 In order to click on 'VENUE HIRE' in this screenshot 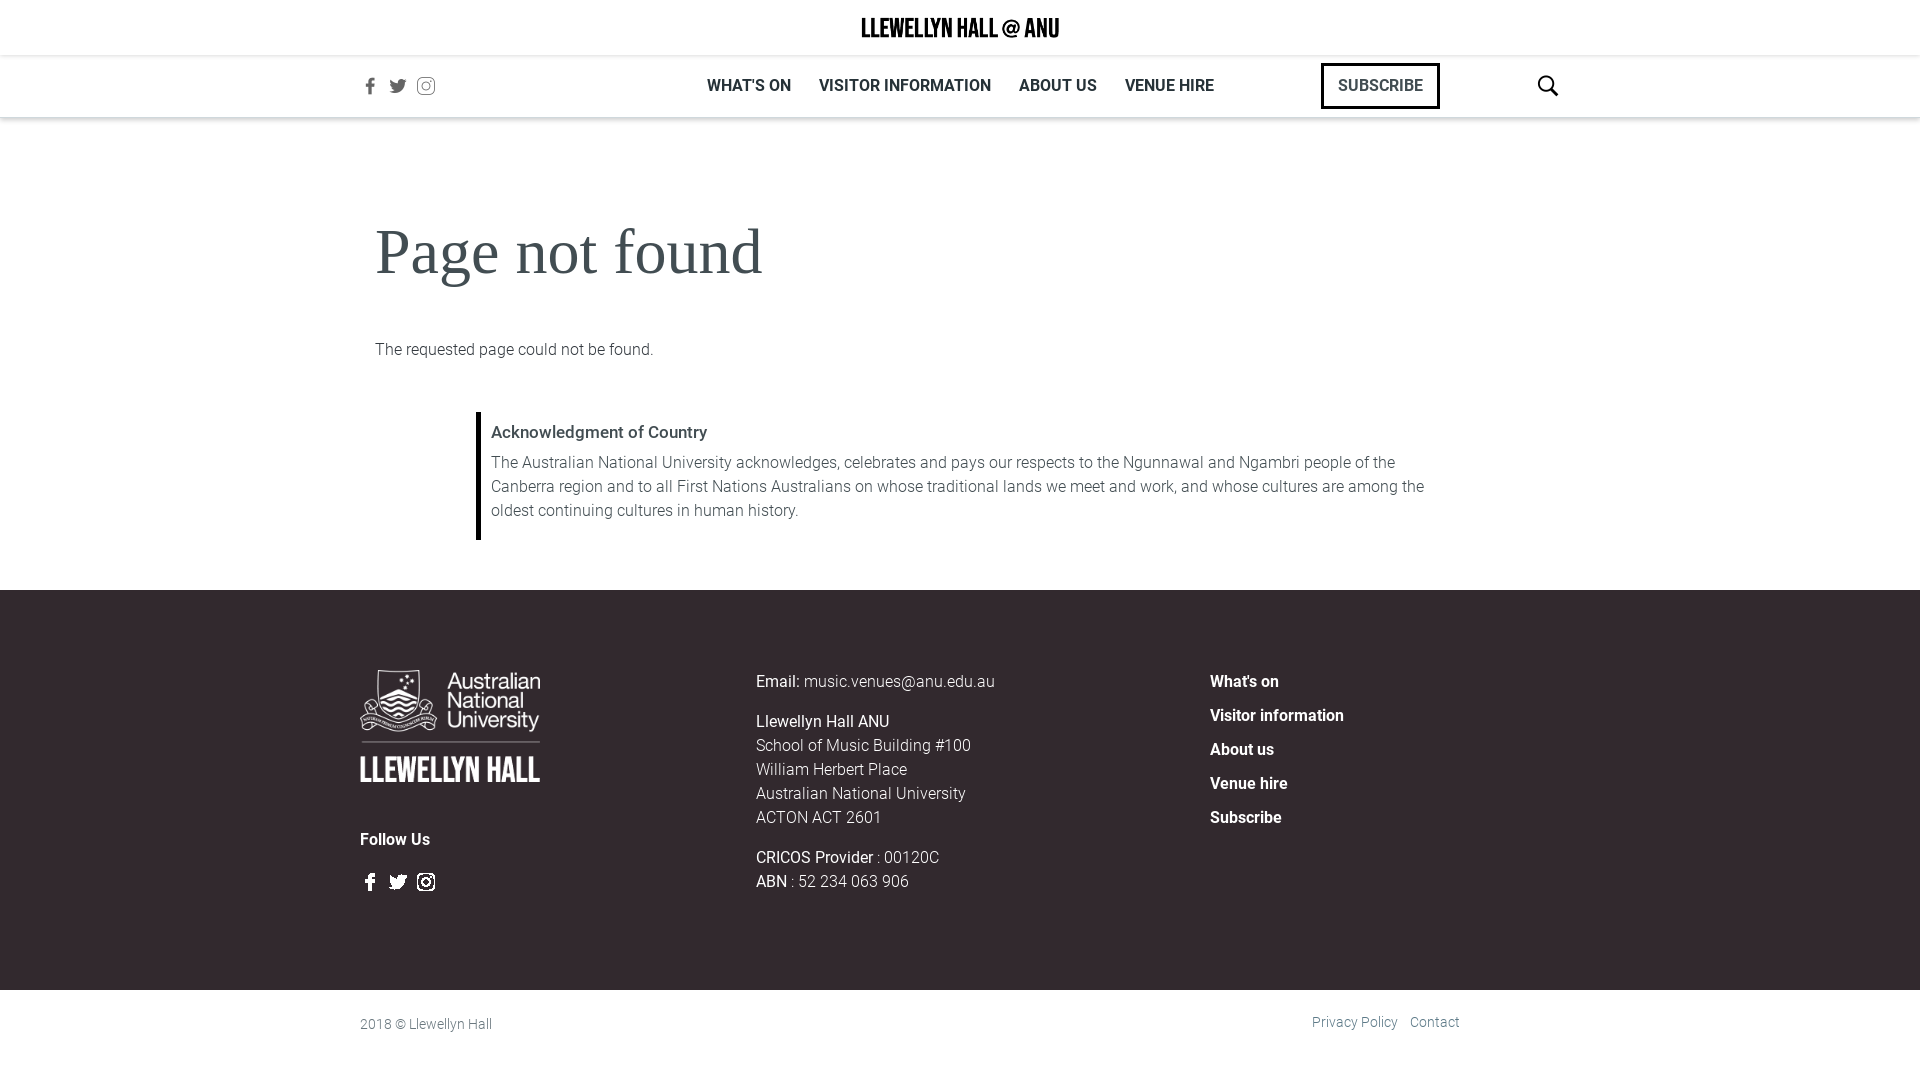, I will do `click(1168, 84)`.